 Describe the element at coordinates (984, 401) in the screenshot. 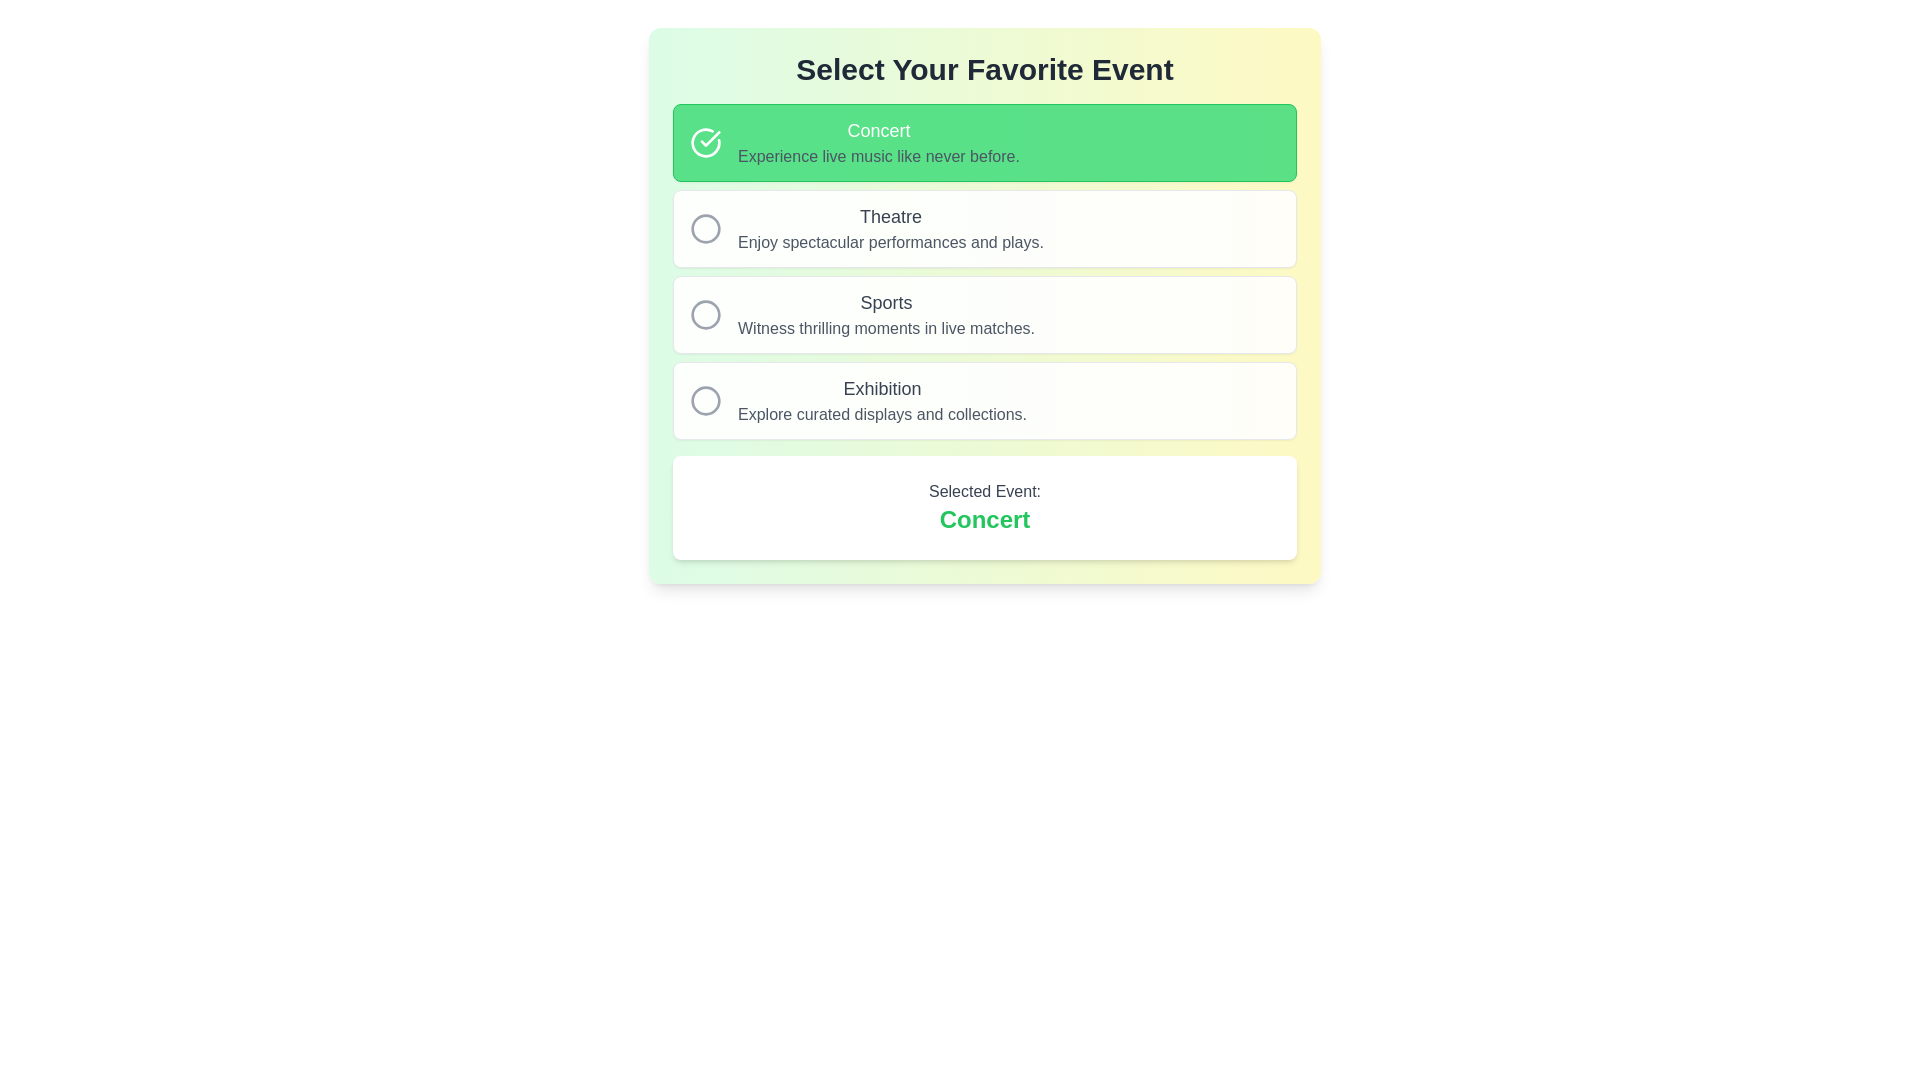

I see `the 'Exhibition' radio button option` at that location.